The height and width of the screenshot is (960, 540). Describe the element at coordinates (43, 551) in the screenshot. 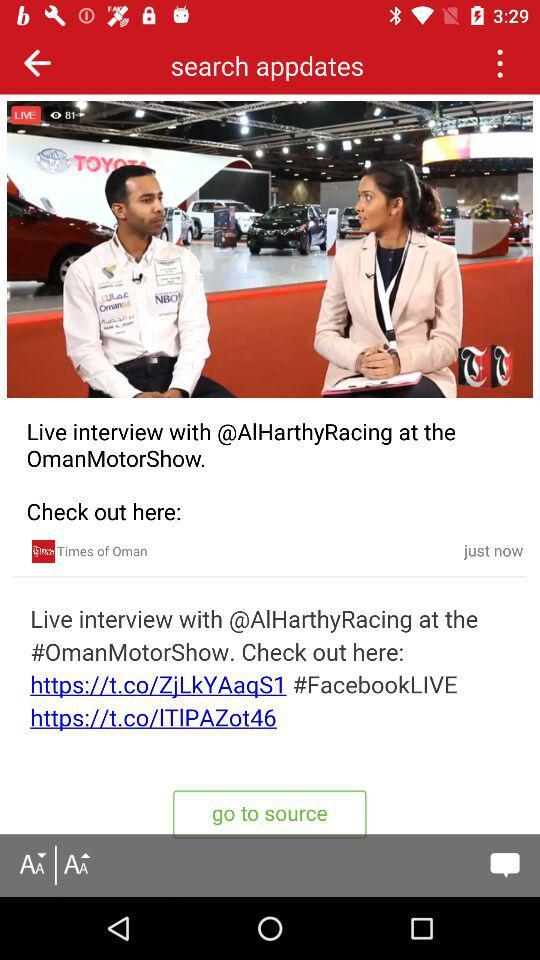

I see `advertisement` at that location.